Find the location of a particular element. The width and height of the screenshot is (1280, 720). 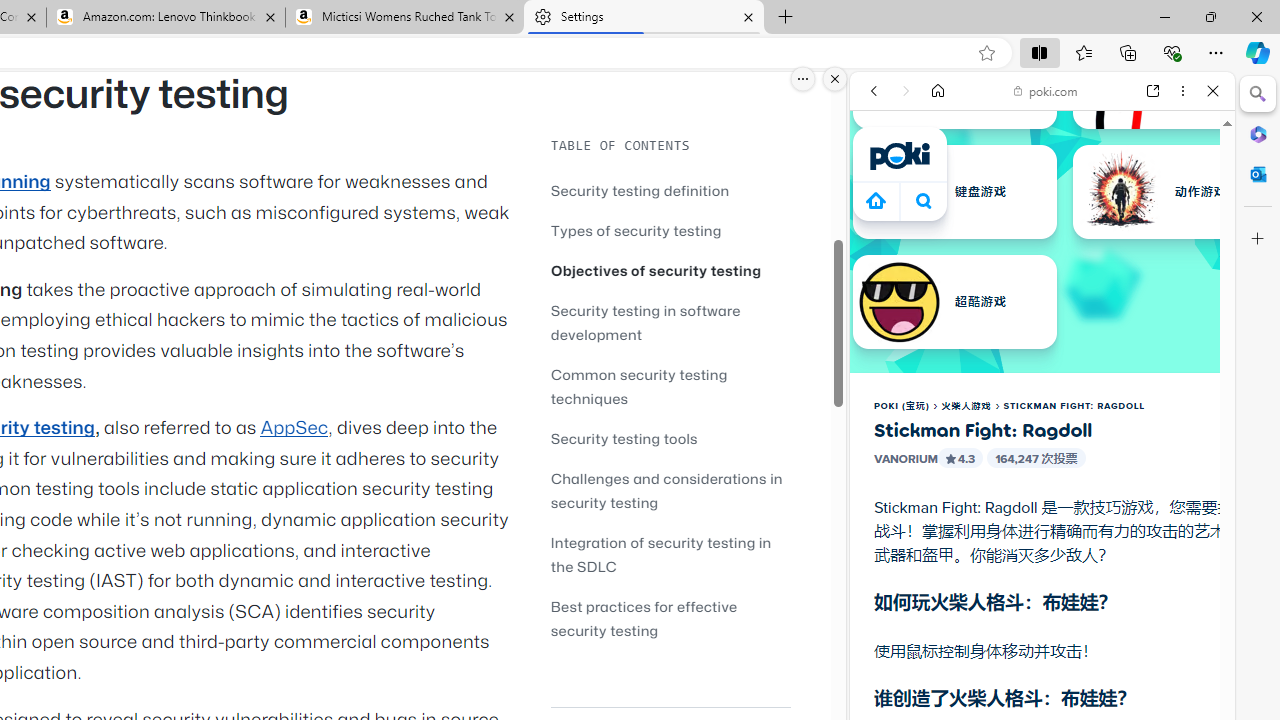

'Challenges and considerations in security testing' is located at coordinates (666, 490).